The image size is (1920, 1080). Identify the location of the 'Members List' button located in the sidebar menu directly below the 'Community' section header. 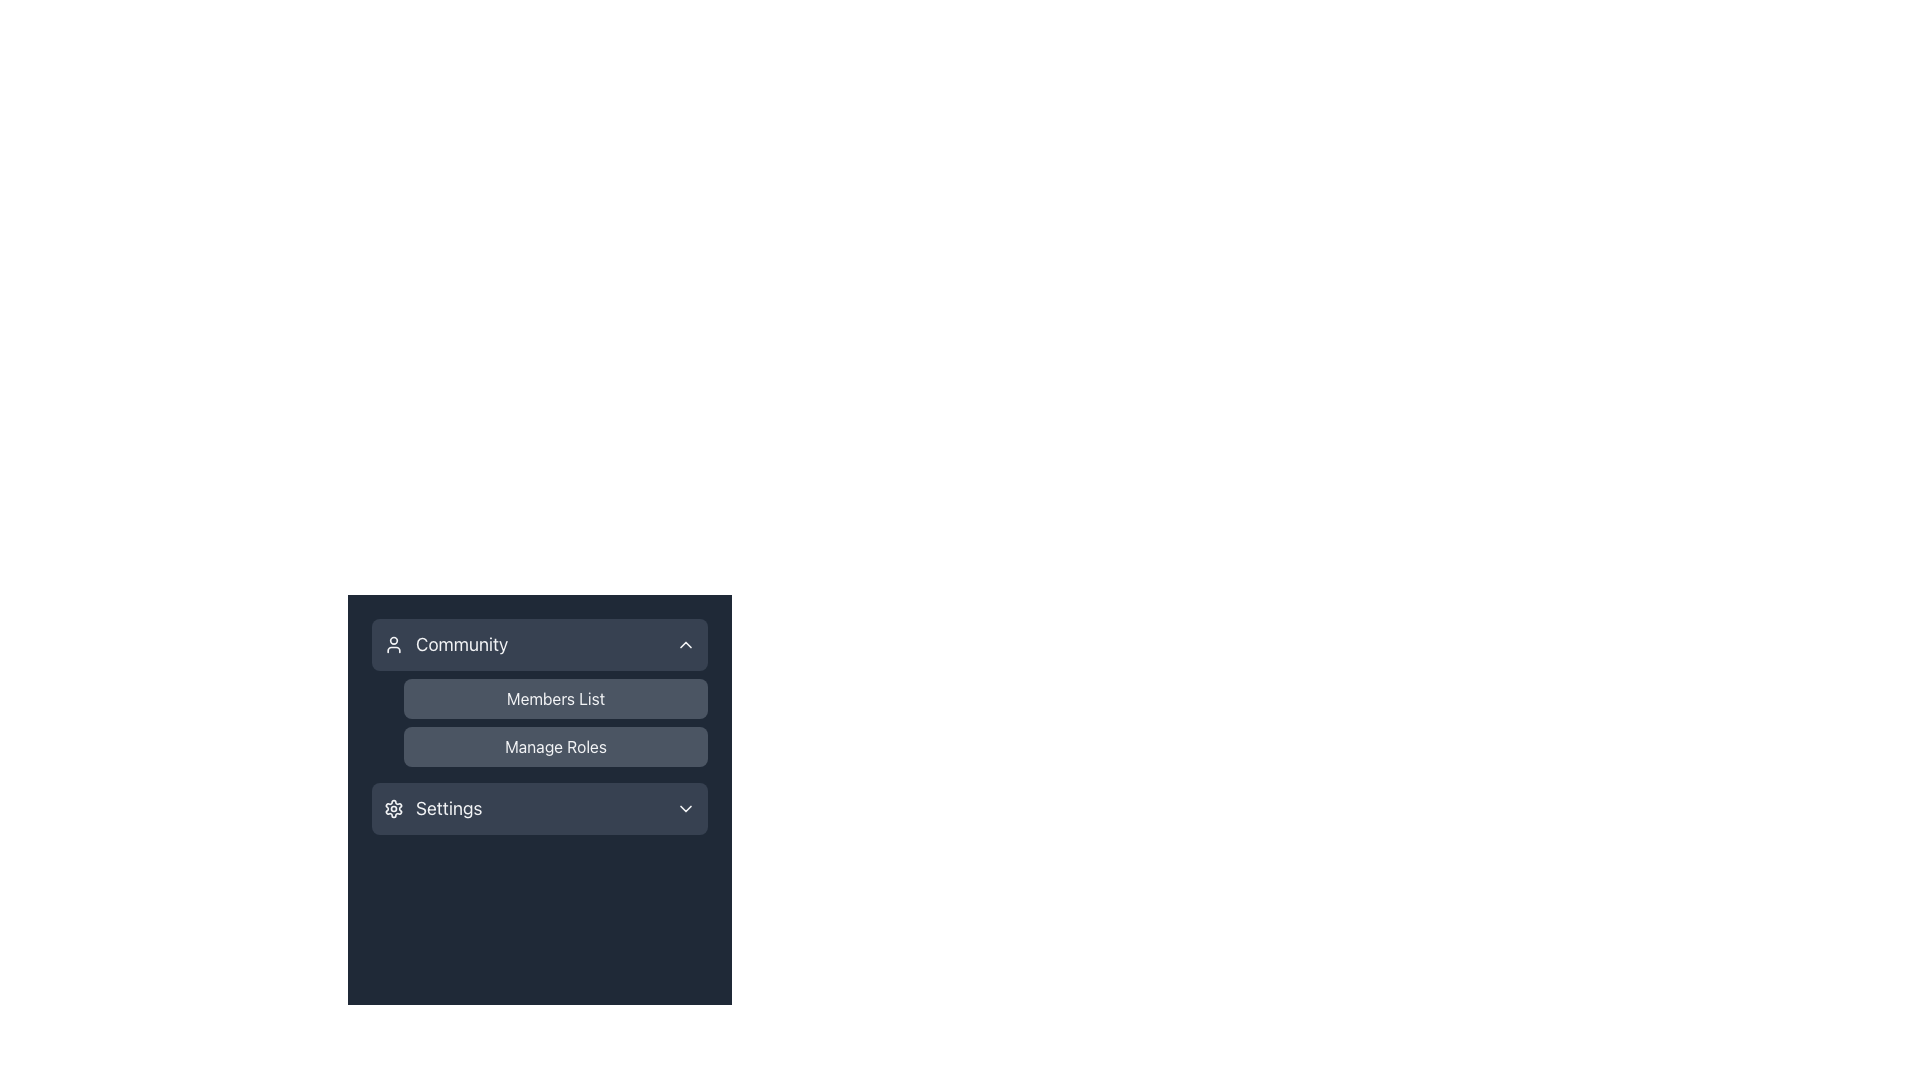
(556, 697).